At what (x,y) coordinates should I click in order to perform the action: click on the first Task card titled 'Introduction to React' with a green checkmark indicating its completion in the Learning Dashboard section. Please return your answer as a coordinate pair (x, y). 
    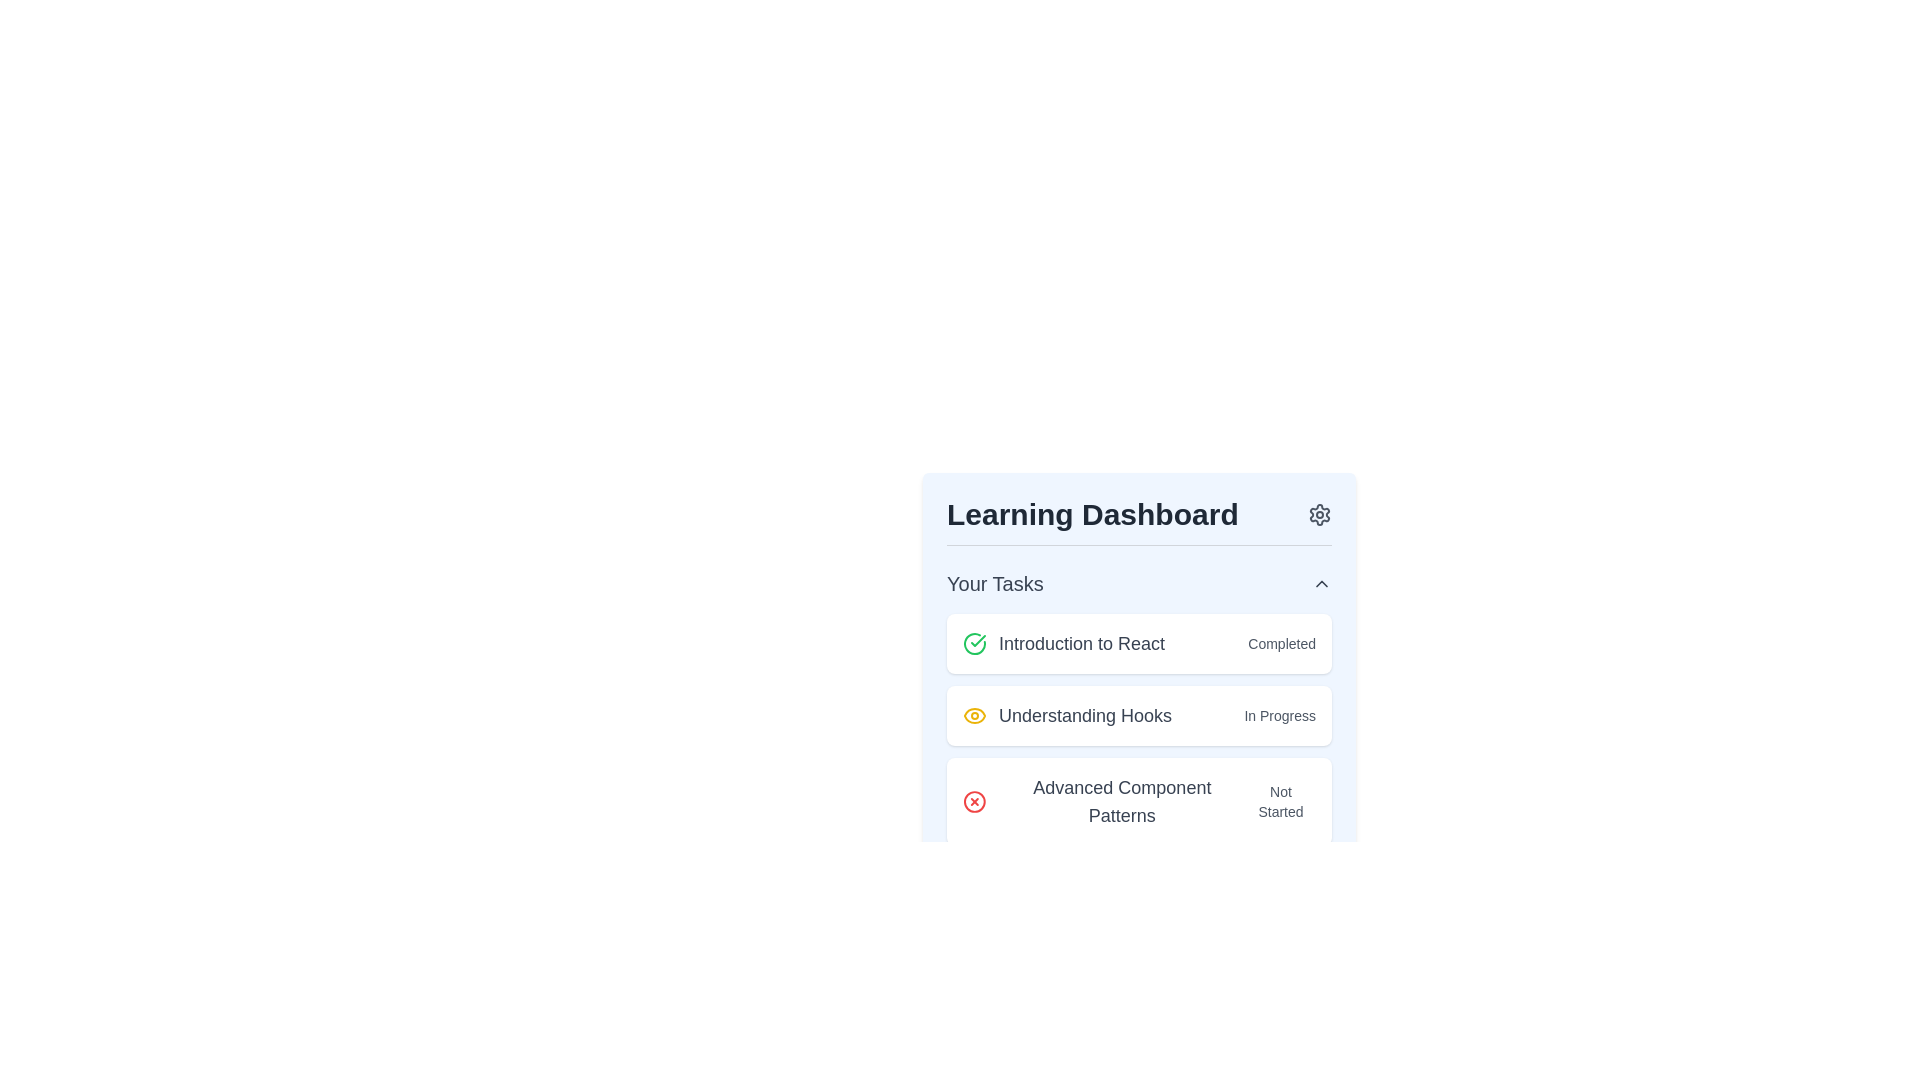
    Looking at the image, I should click on (1139, 644).